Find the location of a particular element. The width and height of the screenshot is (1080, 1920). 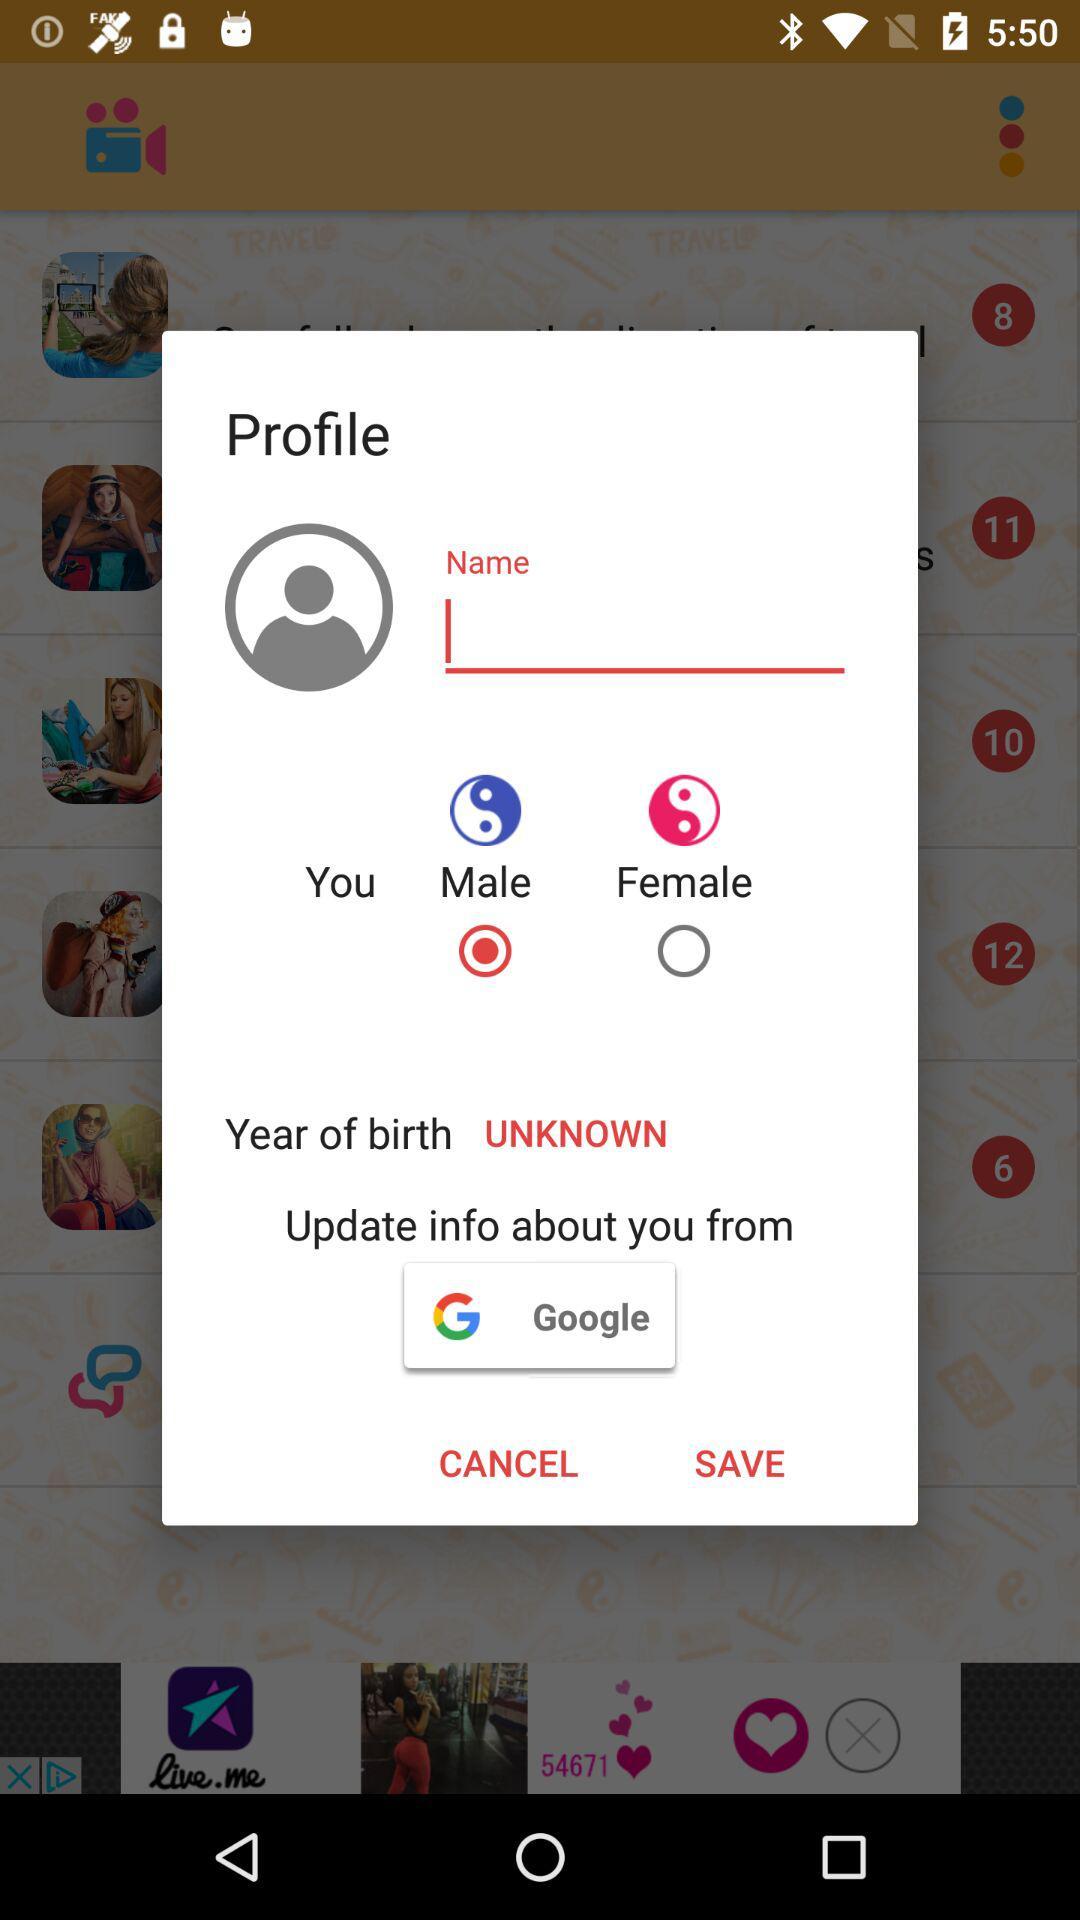

the icon to the right of cancel item is located at coordinates (739, 1462).